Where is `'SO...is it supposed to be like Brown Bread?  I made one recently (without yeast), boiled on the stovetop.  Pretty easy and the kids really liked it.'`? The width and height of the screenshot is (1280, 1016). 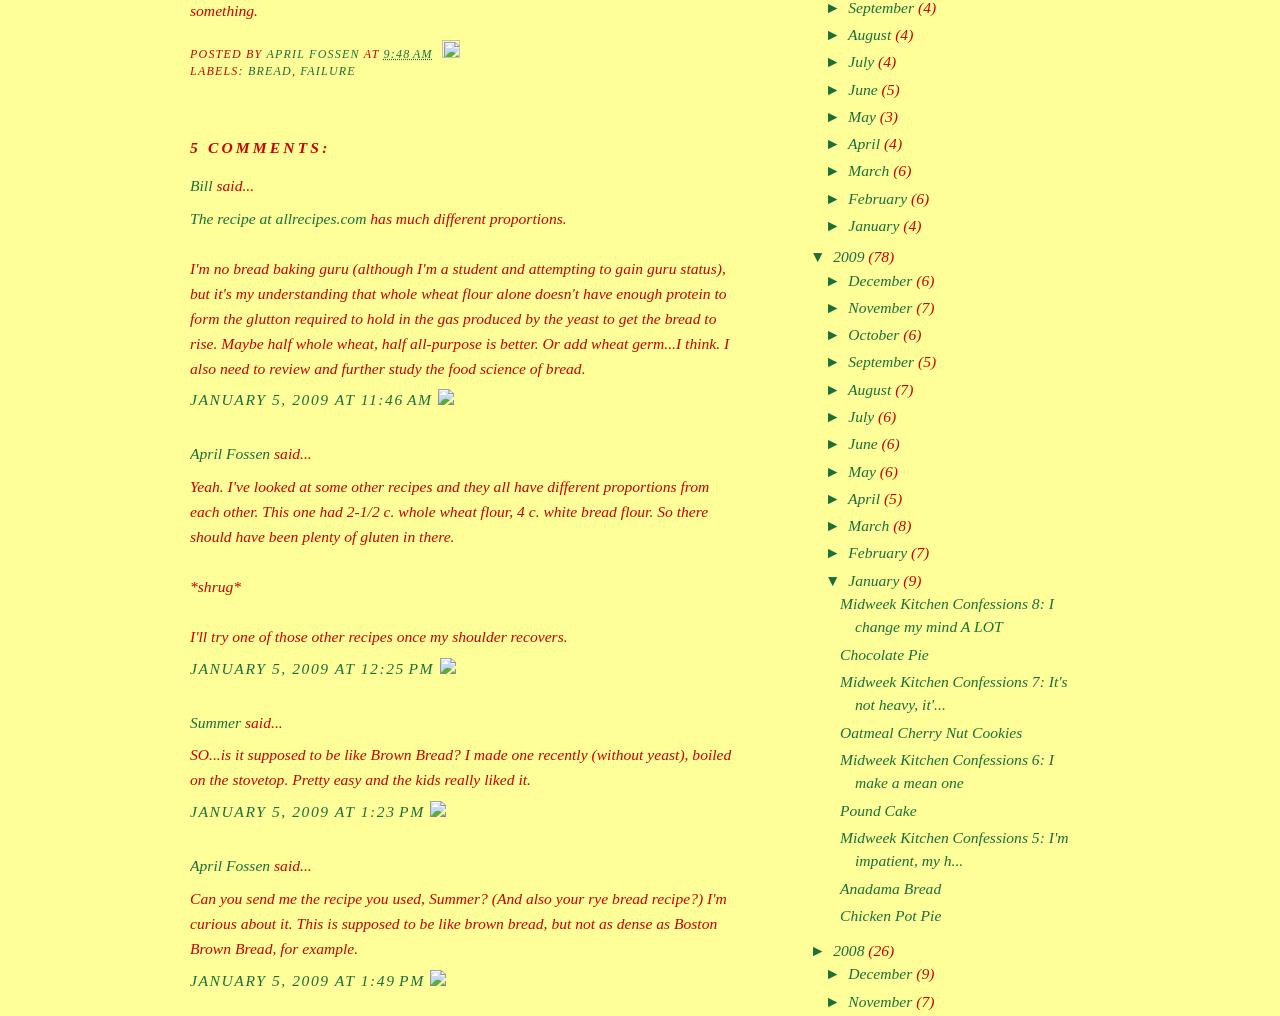
'SO...is it supposed to be like Brown Bread?  I made one recently (without yeast), boiled on the stovetop.  Pretty easy and the kids really liked it.' is located at coordinates (459, 765).